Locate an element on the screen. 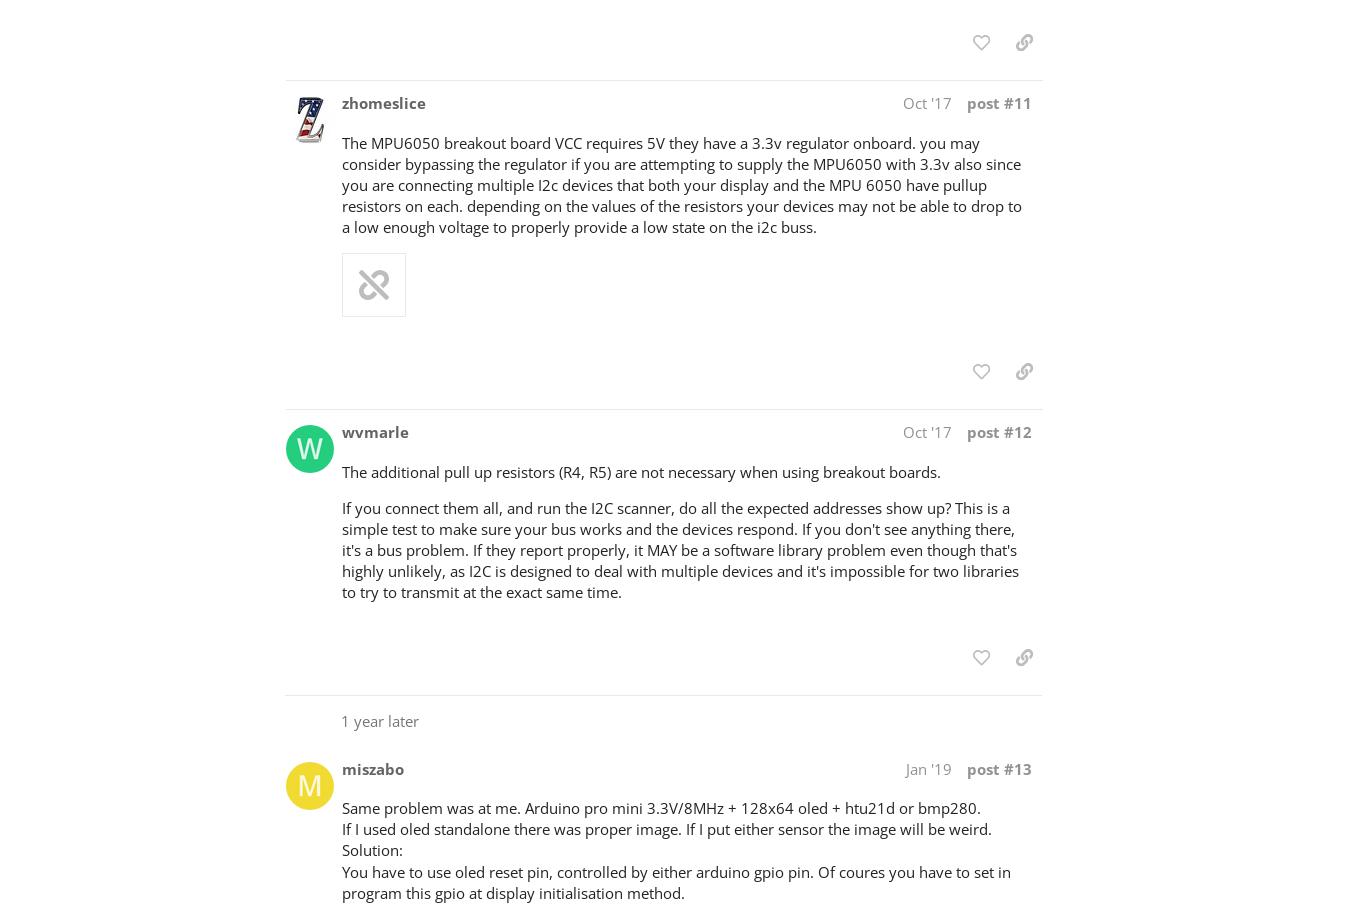 The image size is (1350, 922). 'miszabo' is located at coordinates (373, 767).